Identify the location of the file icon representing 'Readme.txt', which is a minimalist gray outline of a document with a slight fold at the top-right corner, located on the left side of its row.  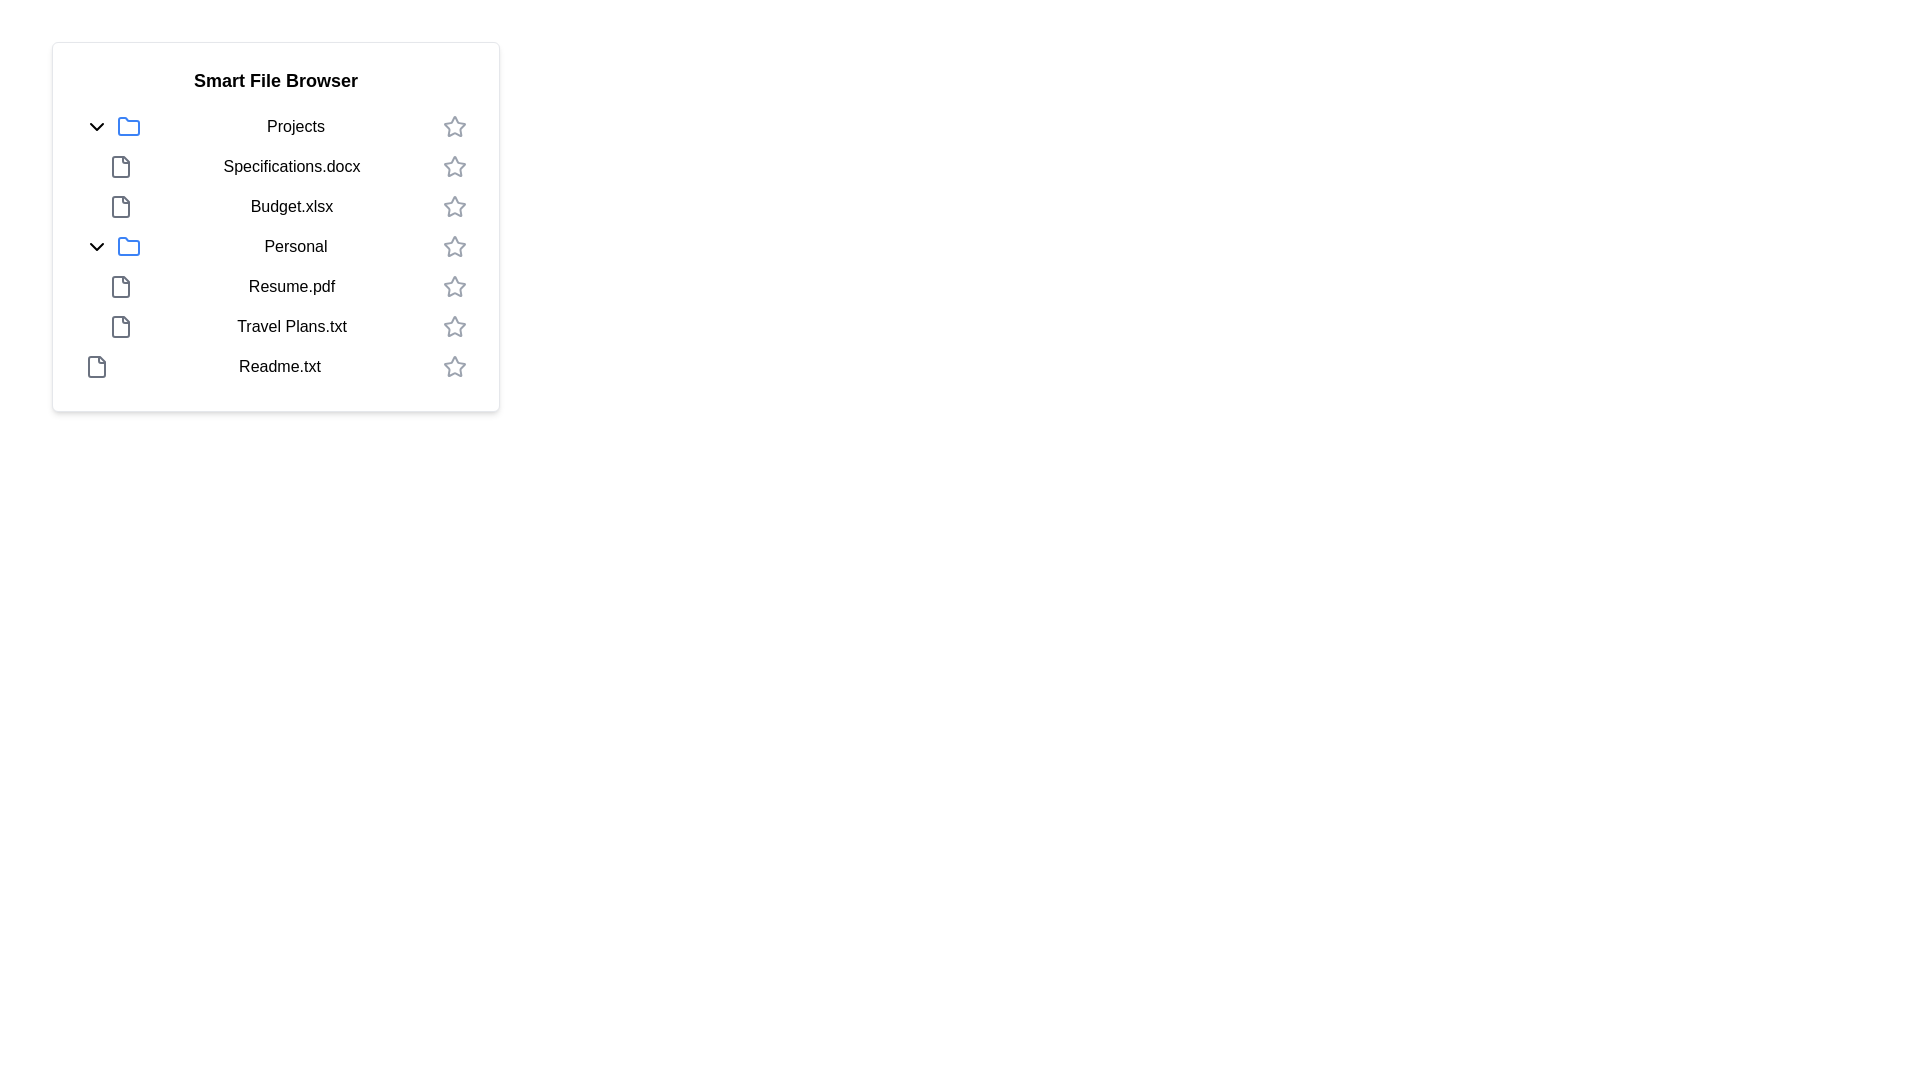
(95, 366).